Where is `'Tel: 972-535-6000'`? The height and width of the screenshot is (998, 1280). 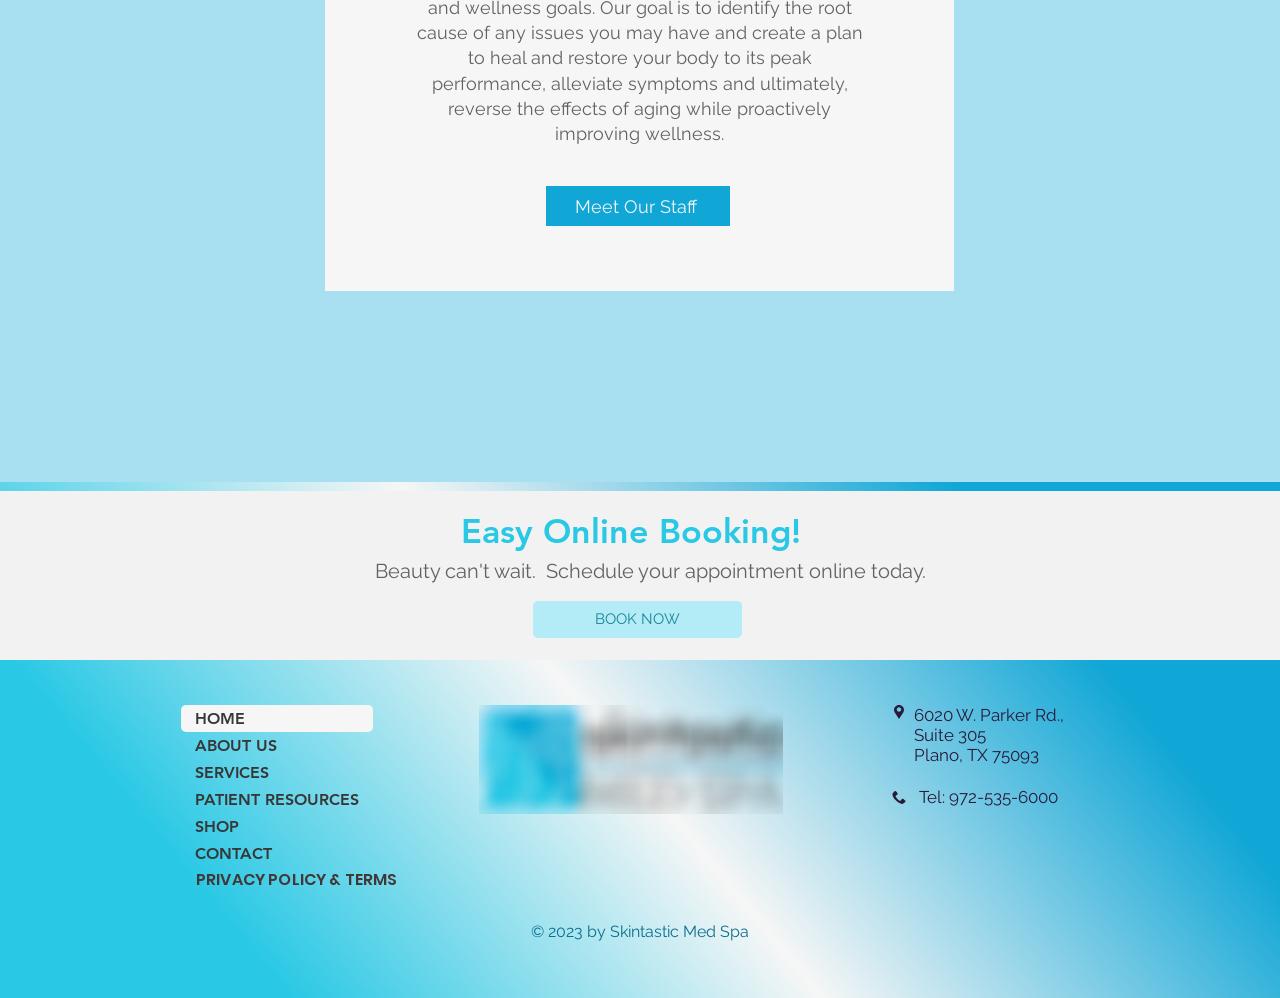
'Tel: 972-535-6000' is located at coordinates (918, 796).